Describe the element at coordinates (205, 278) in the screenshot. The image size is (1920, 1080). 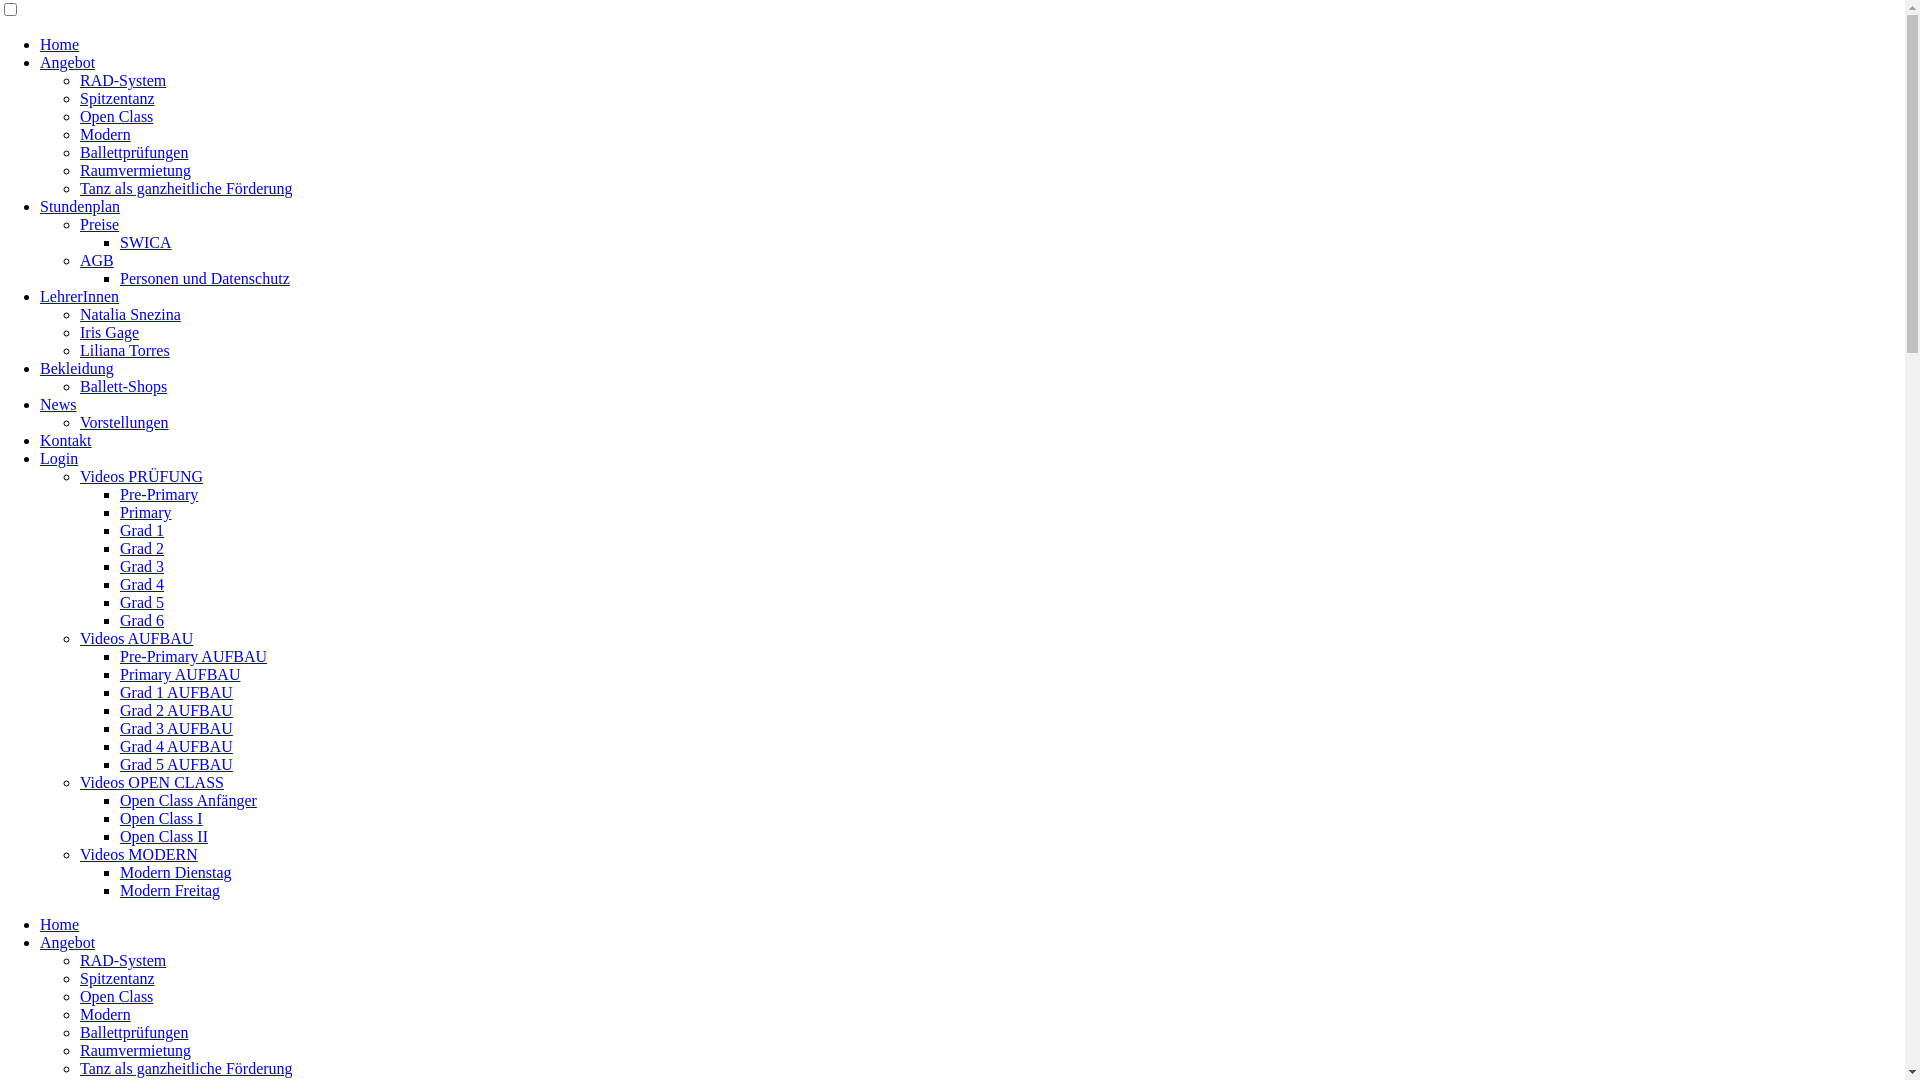
I see `'Personen und Datenschutz'` at that location.